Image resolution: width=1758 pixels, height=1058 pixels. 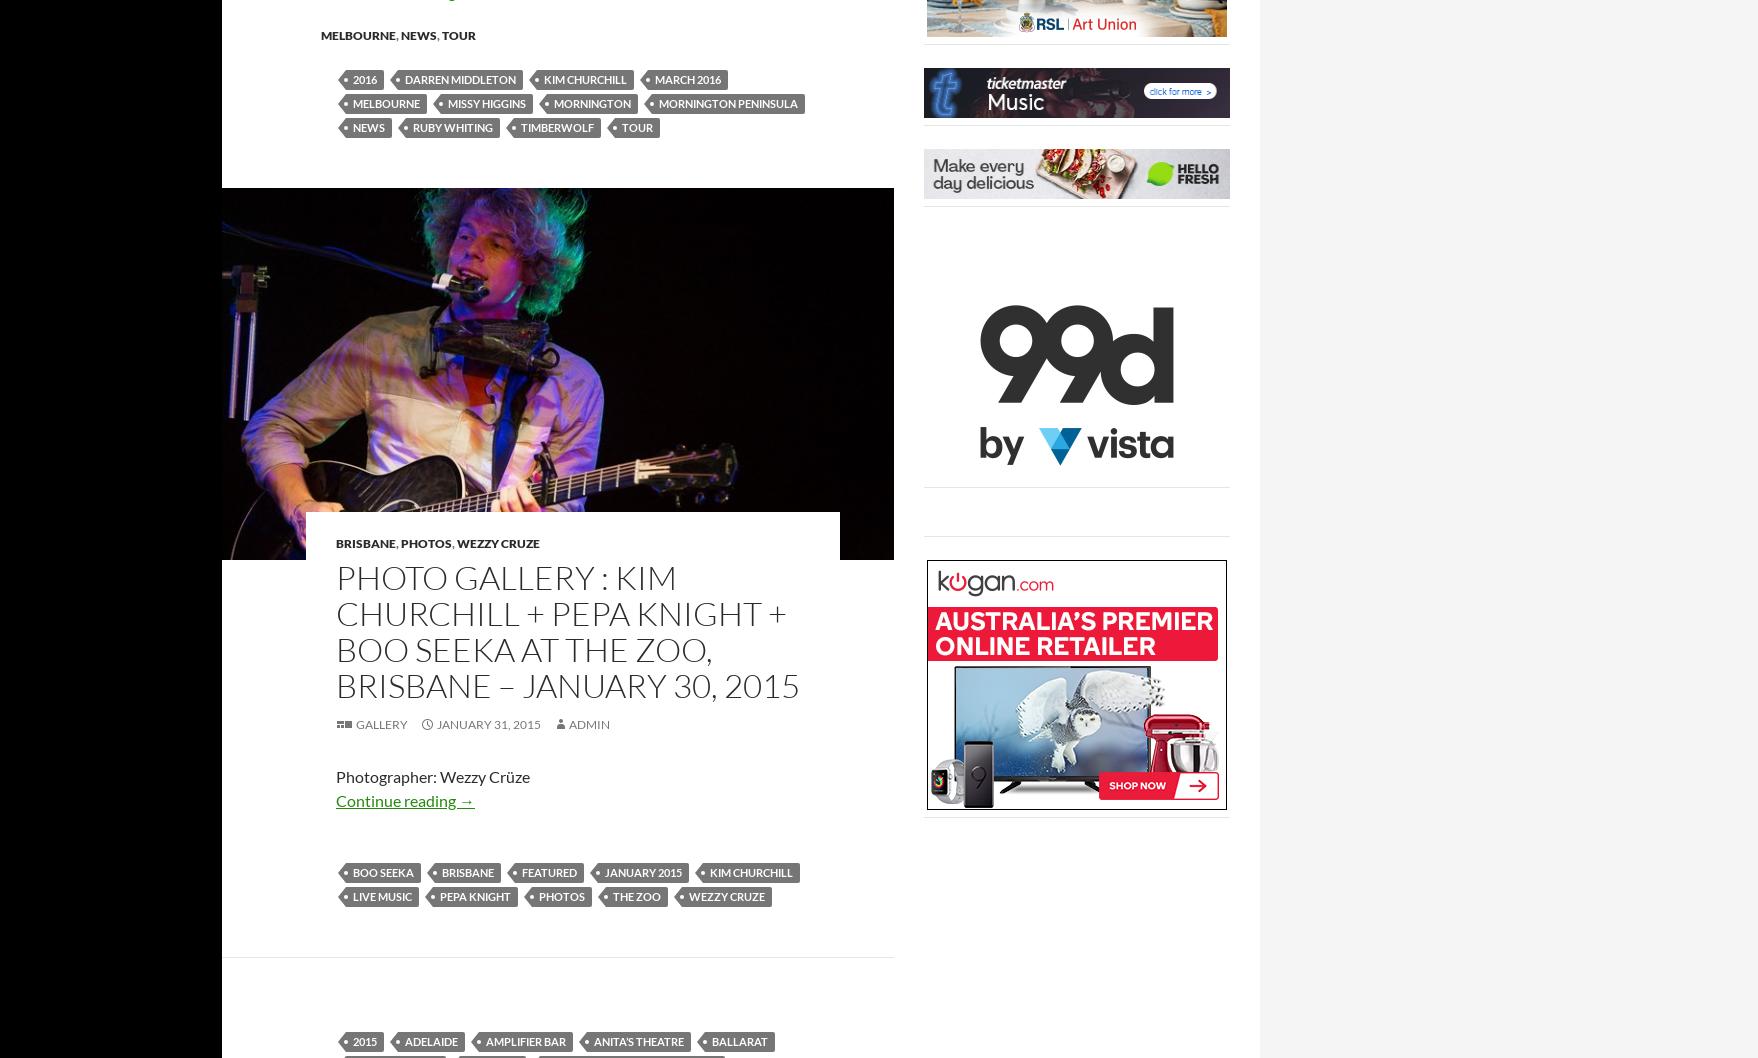 What do you see at coordinates (639, 1040) in the screenshot?
I see `'Anita’s Theatre'` at bounding box center [639, 1040].